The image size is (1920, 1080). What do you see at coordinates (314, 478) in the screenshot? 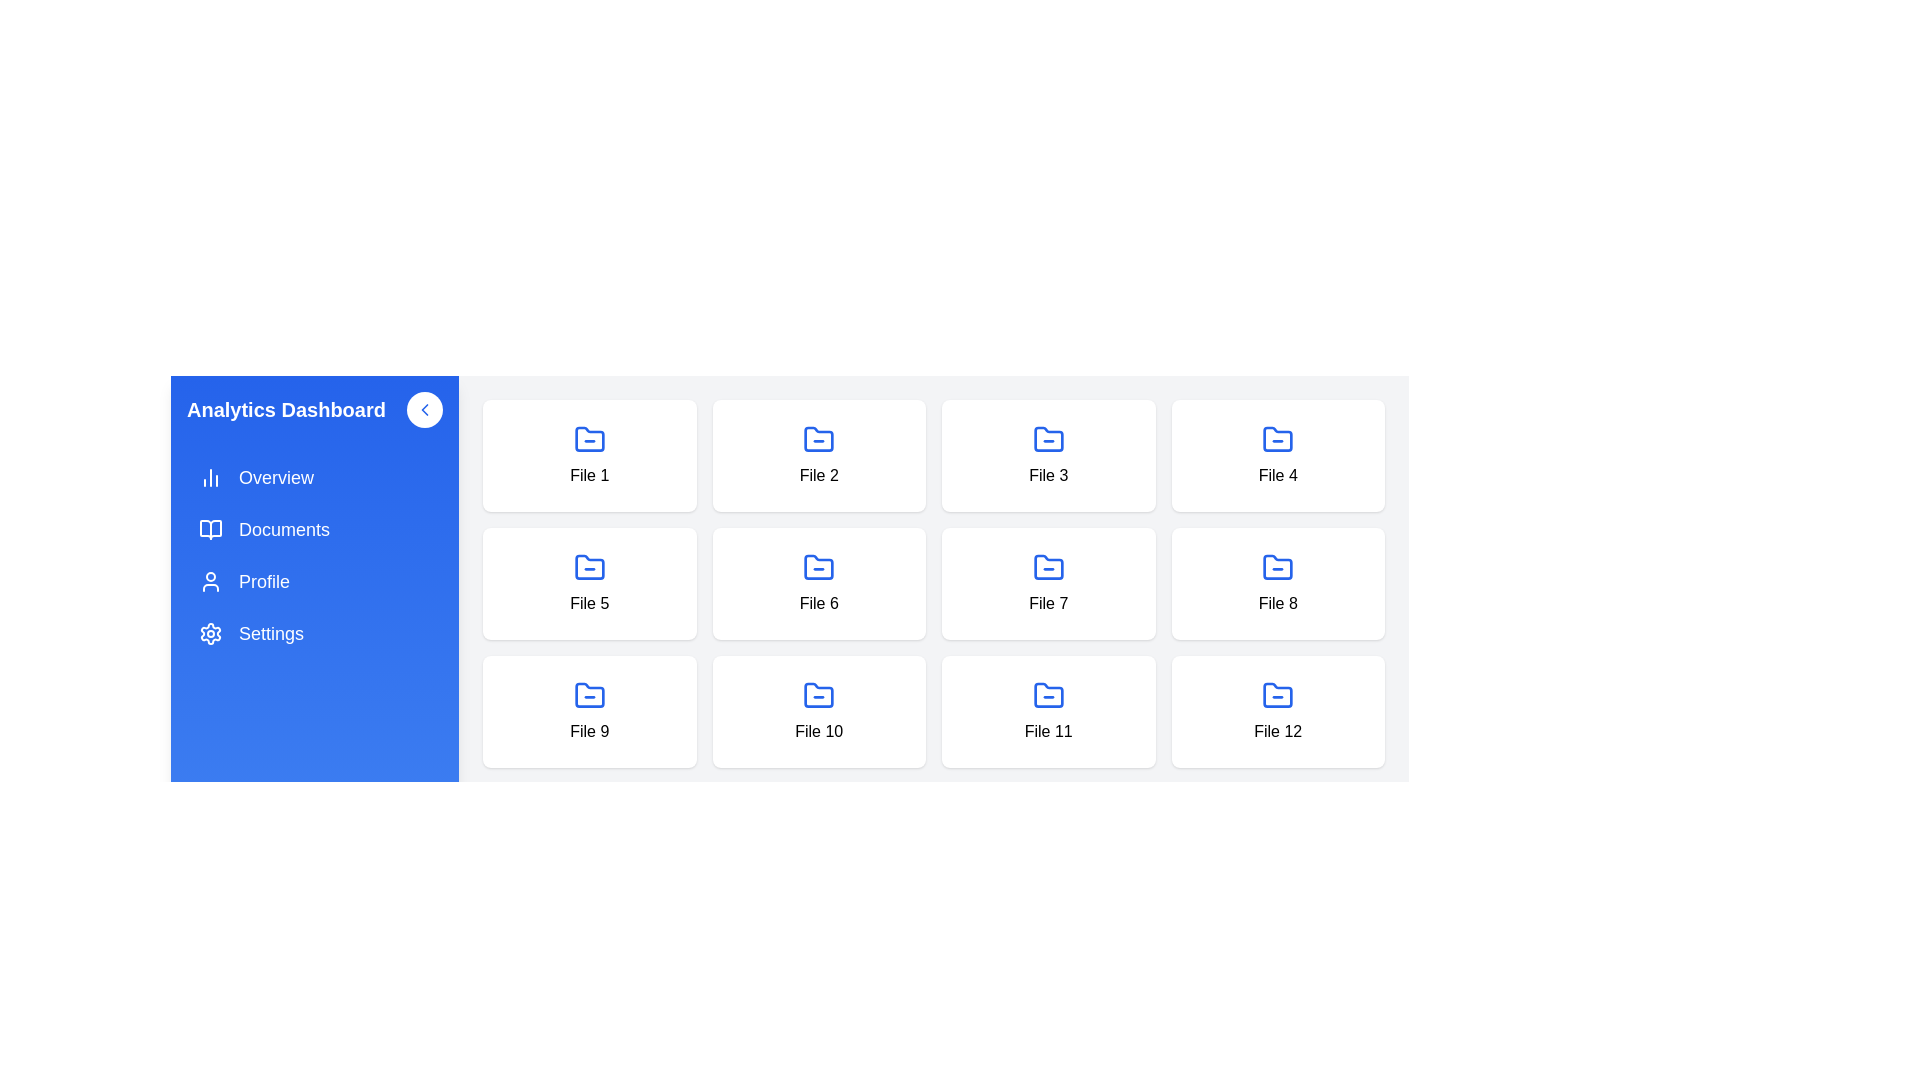
I see `the sidebar item Overview to observe interaction feedback` at bounding box center [314, 478].